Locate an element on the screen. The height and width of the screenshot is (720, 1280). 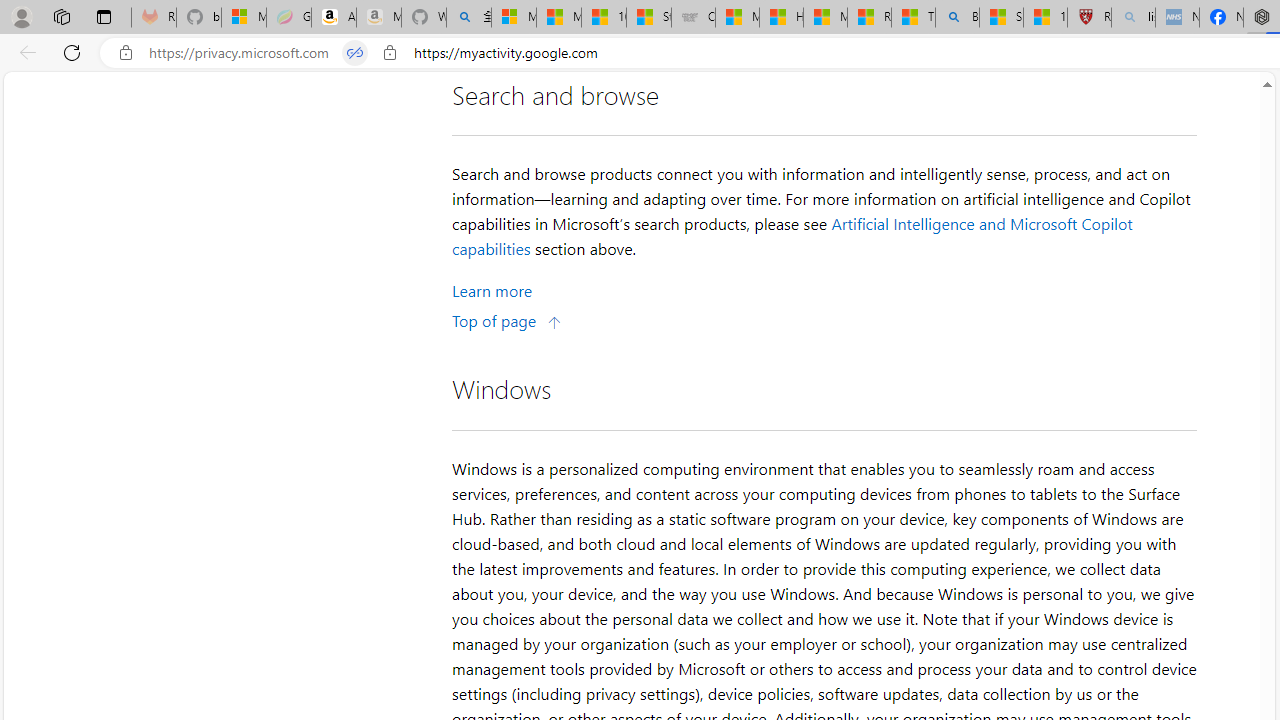
'Refresh' is located at coordinates (72, 51).